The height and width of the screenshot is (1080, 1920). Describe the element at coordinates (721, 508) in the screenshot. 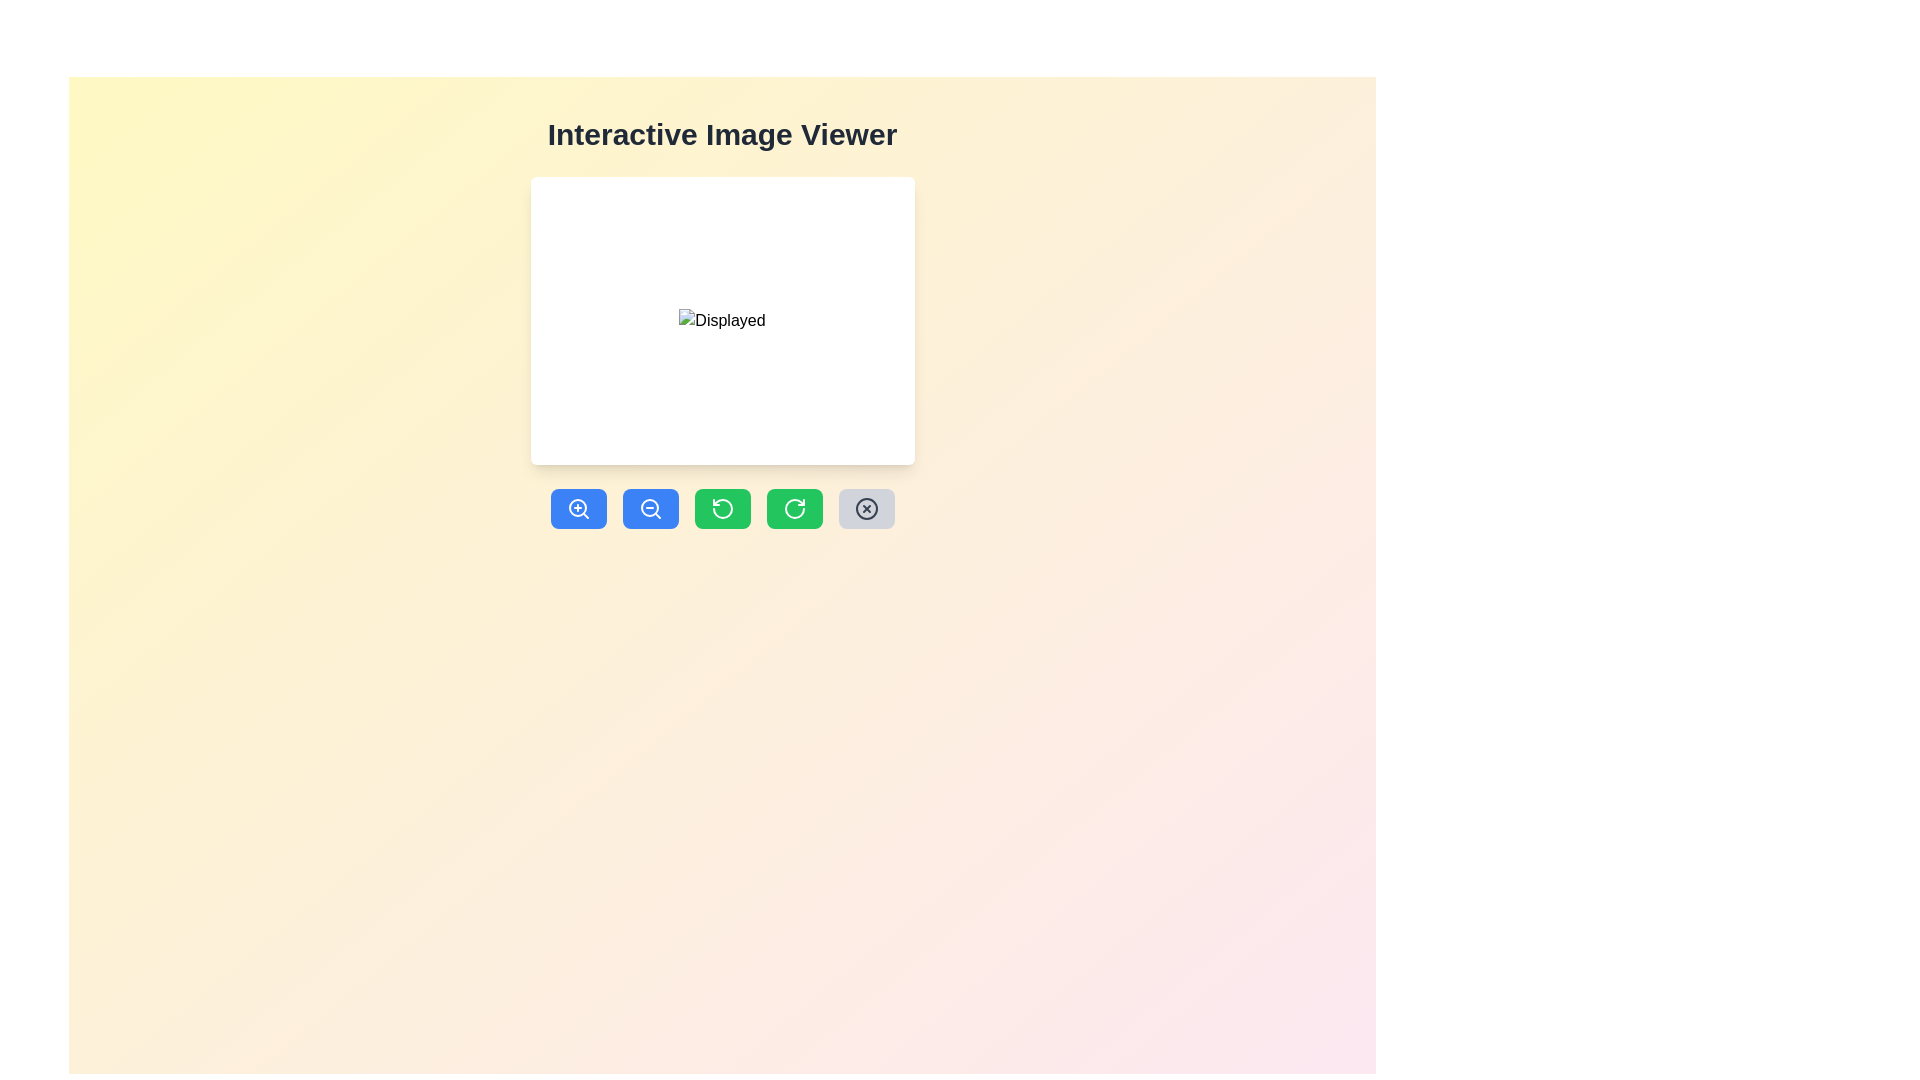

I see `the green button with a circular arrow icon, which is the third button in a row below the central image viewer` at that location.